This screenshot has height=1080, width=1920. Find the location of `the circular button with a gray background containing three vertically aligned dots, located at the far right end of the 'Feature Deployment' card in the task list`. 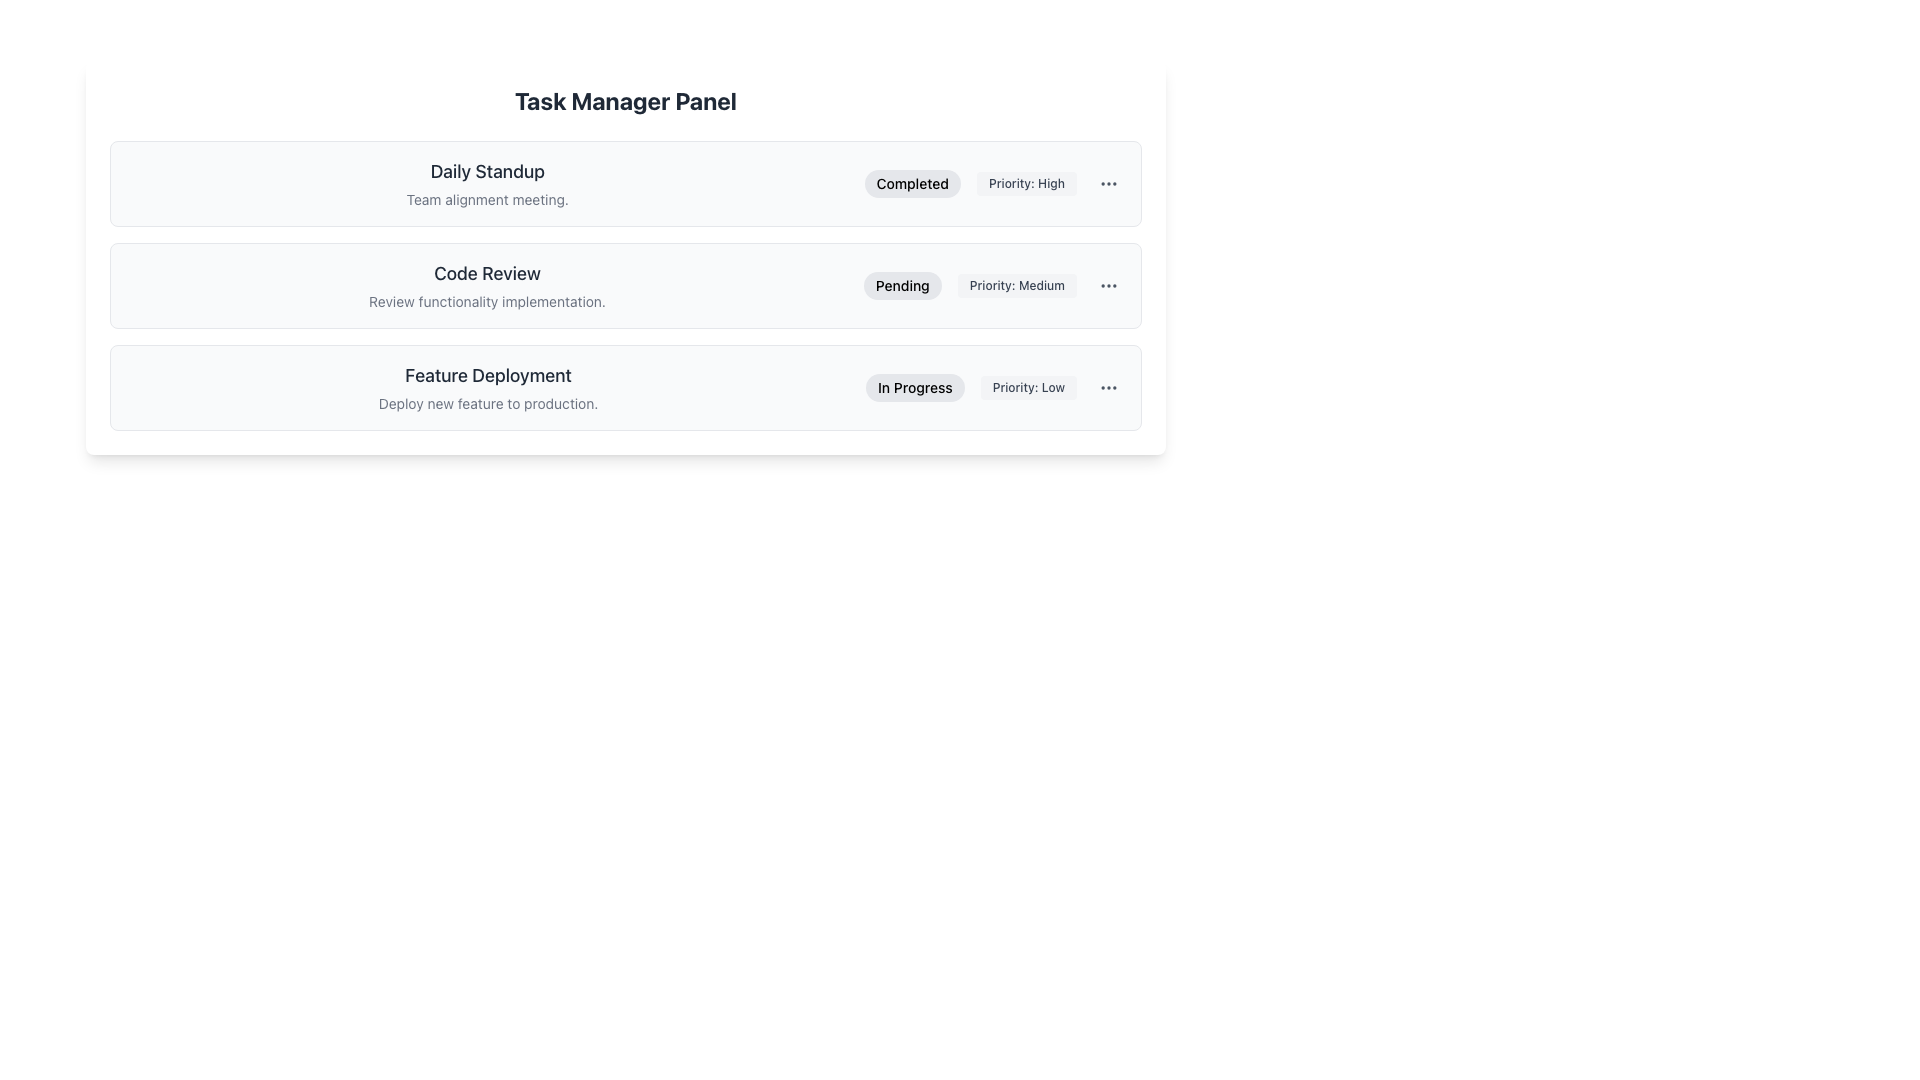

the circular button with a gray background containing three vertically aligned dots, located at the far right end of the 'Feature Deployment' card in the task list is located at coordinates (1107, 388).